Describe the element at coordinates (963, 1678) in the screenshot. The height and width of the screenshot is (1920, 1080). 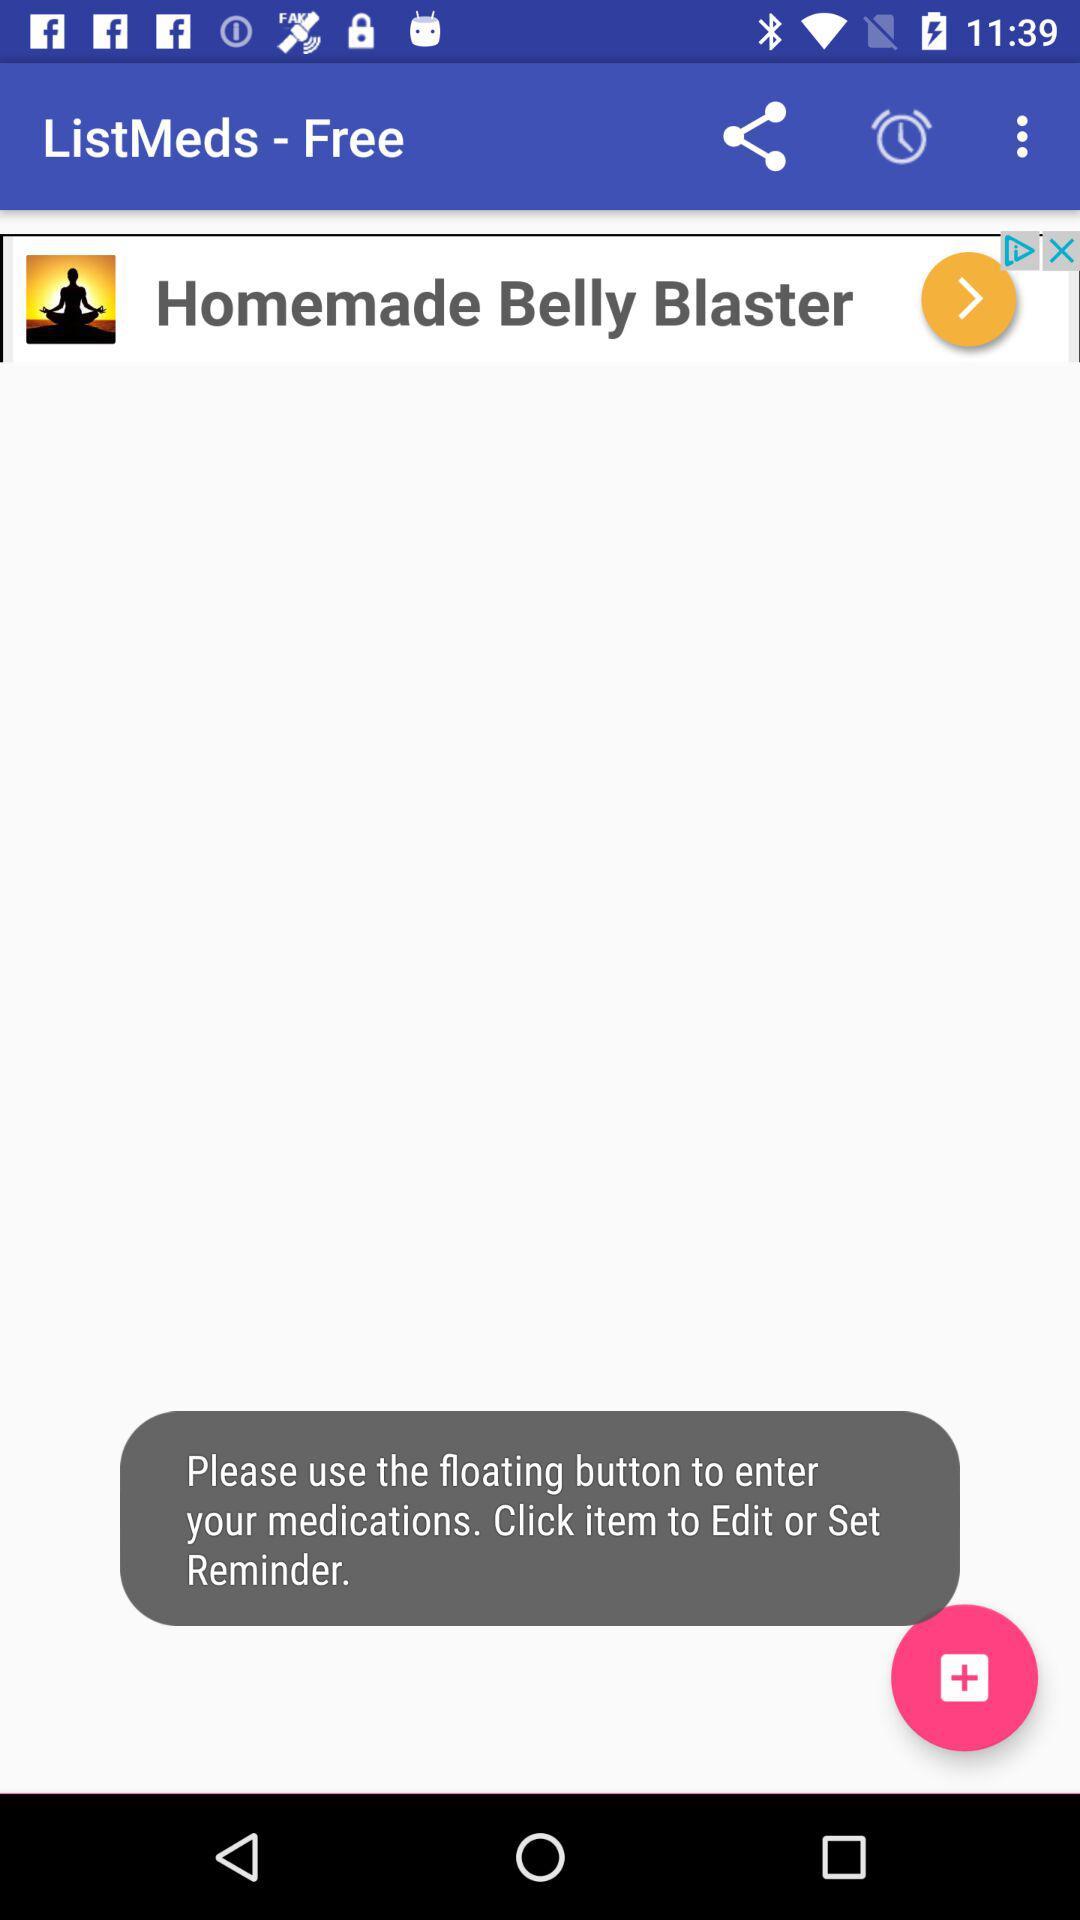
I see `page` at that location.